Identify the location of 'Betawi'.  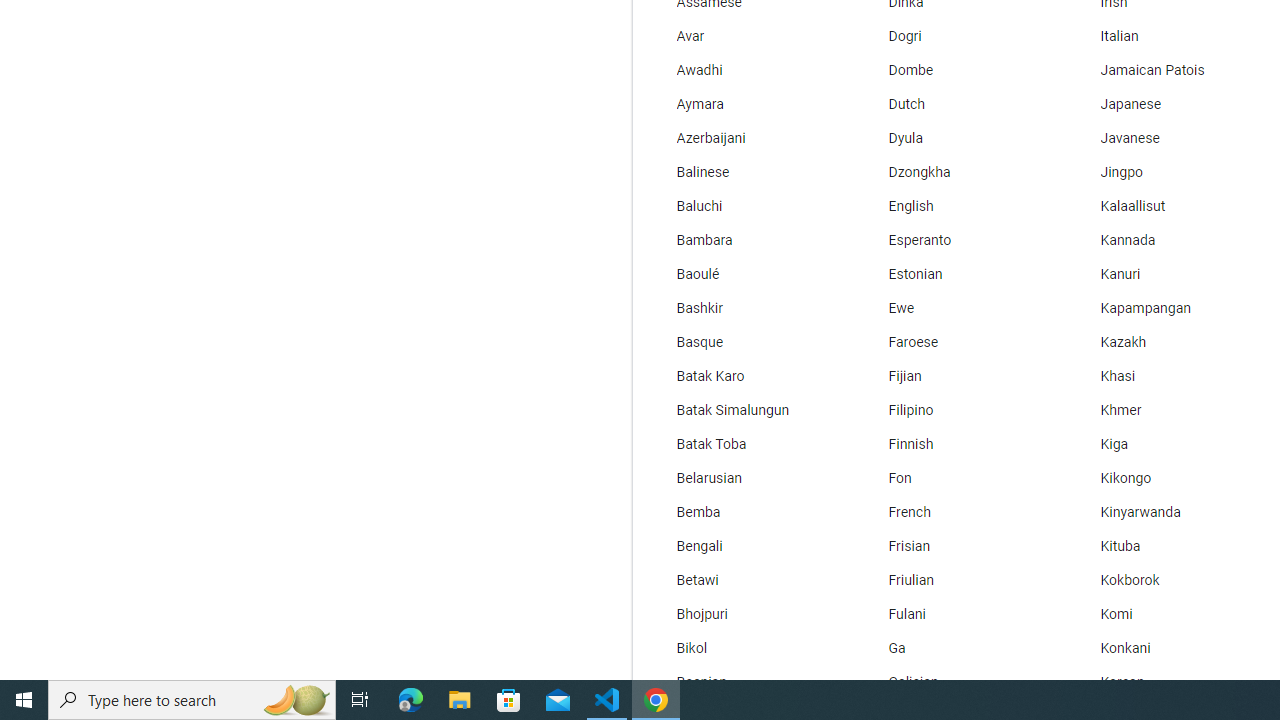
(744, 581).